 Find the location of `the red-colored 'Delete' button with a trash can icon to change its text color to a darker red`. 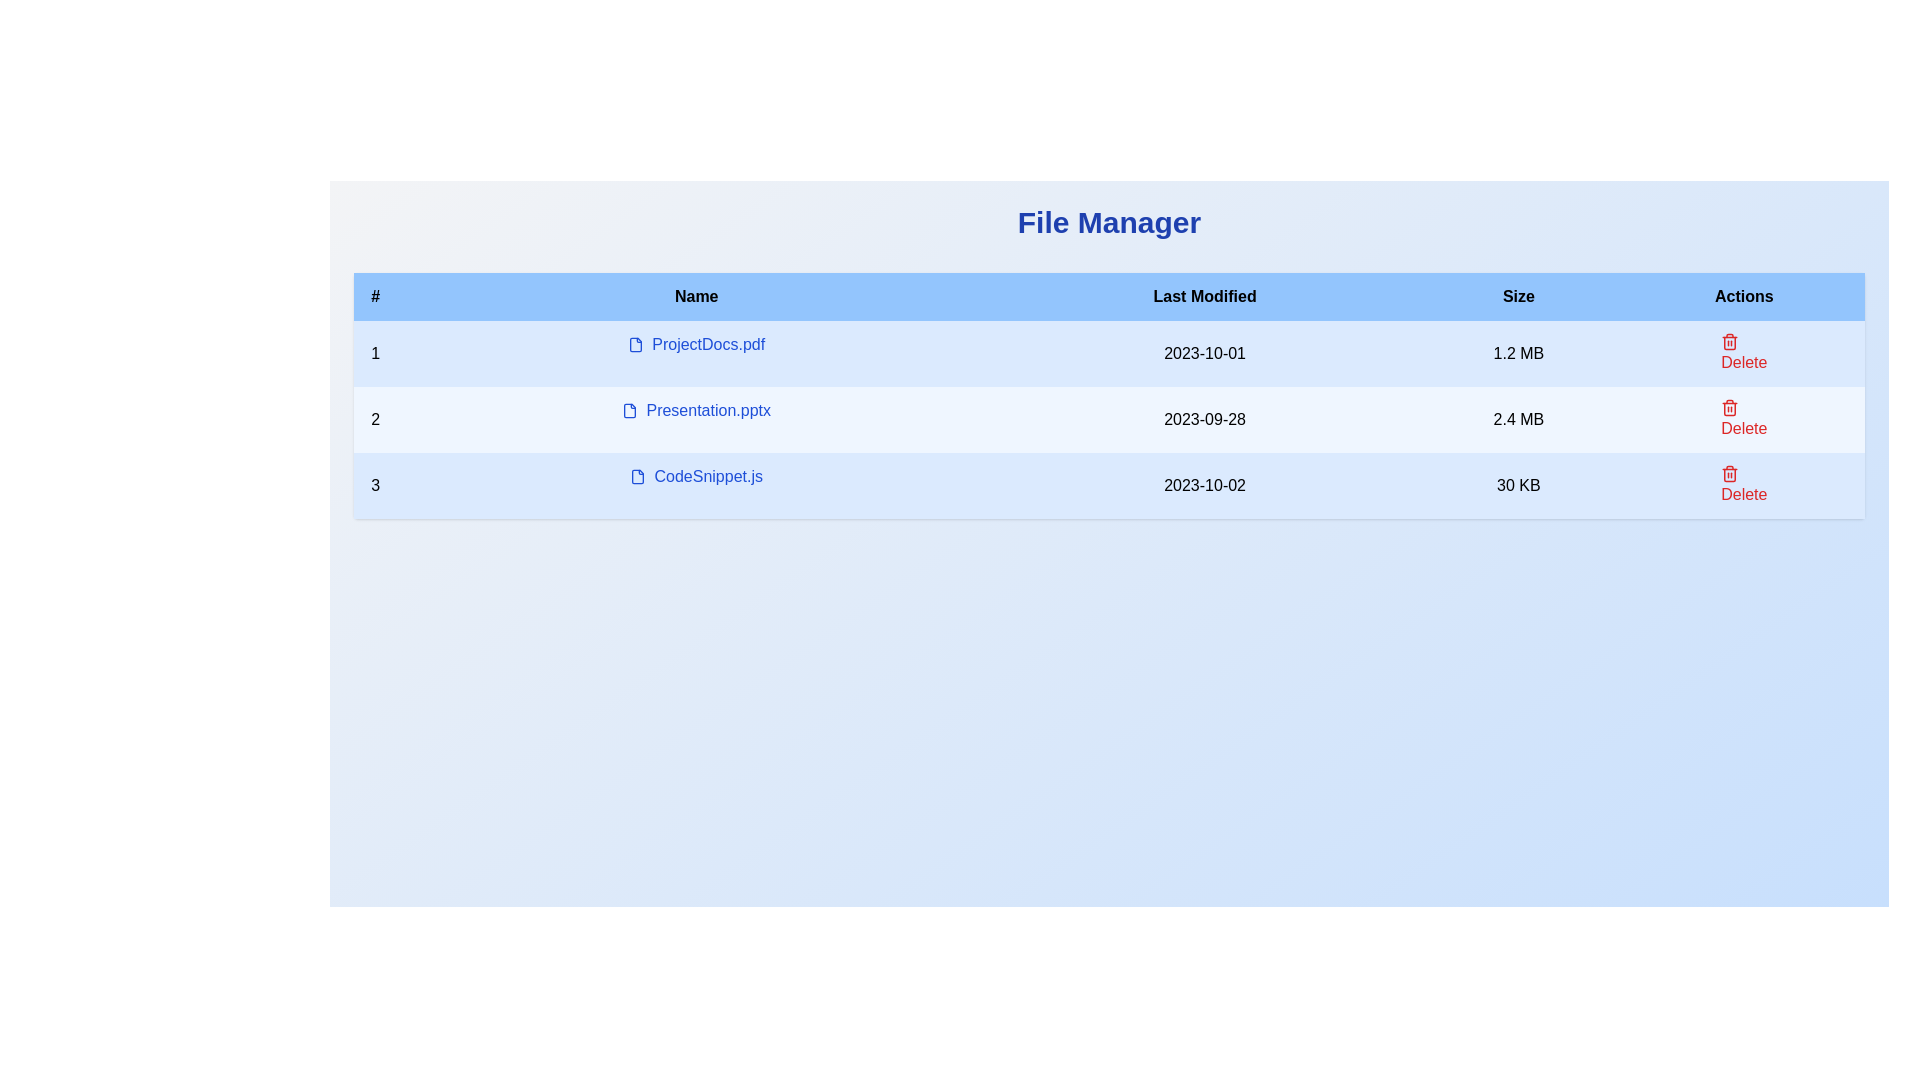

the red-colored 'Delete' button with a trash can icon to change its text color to a darker red is located at coordinates (1743, 419).